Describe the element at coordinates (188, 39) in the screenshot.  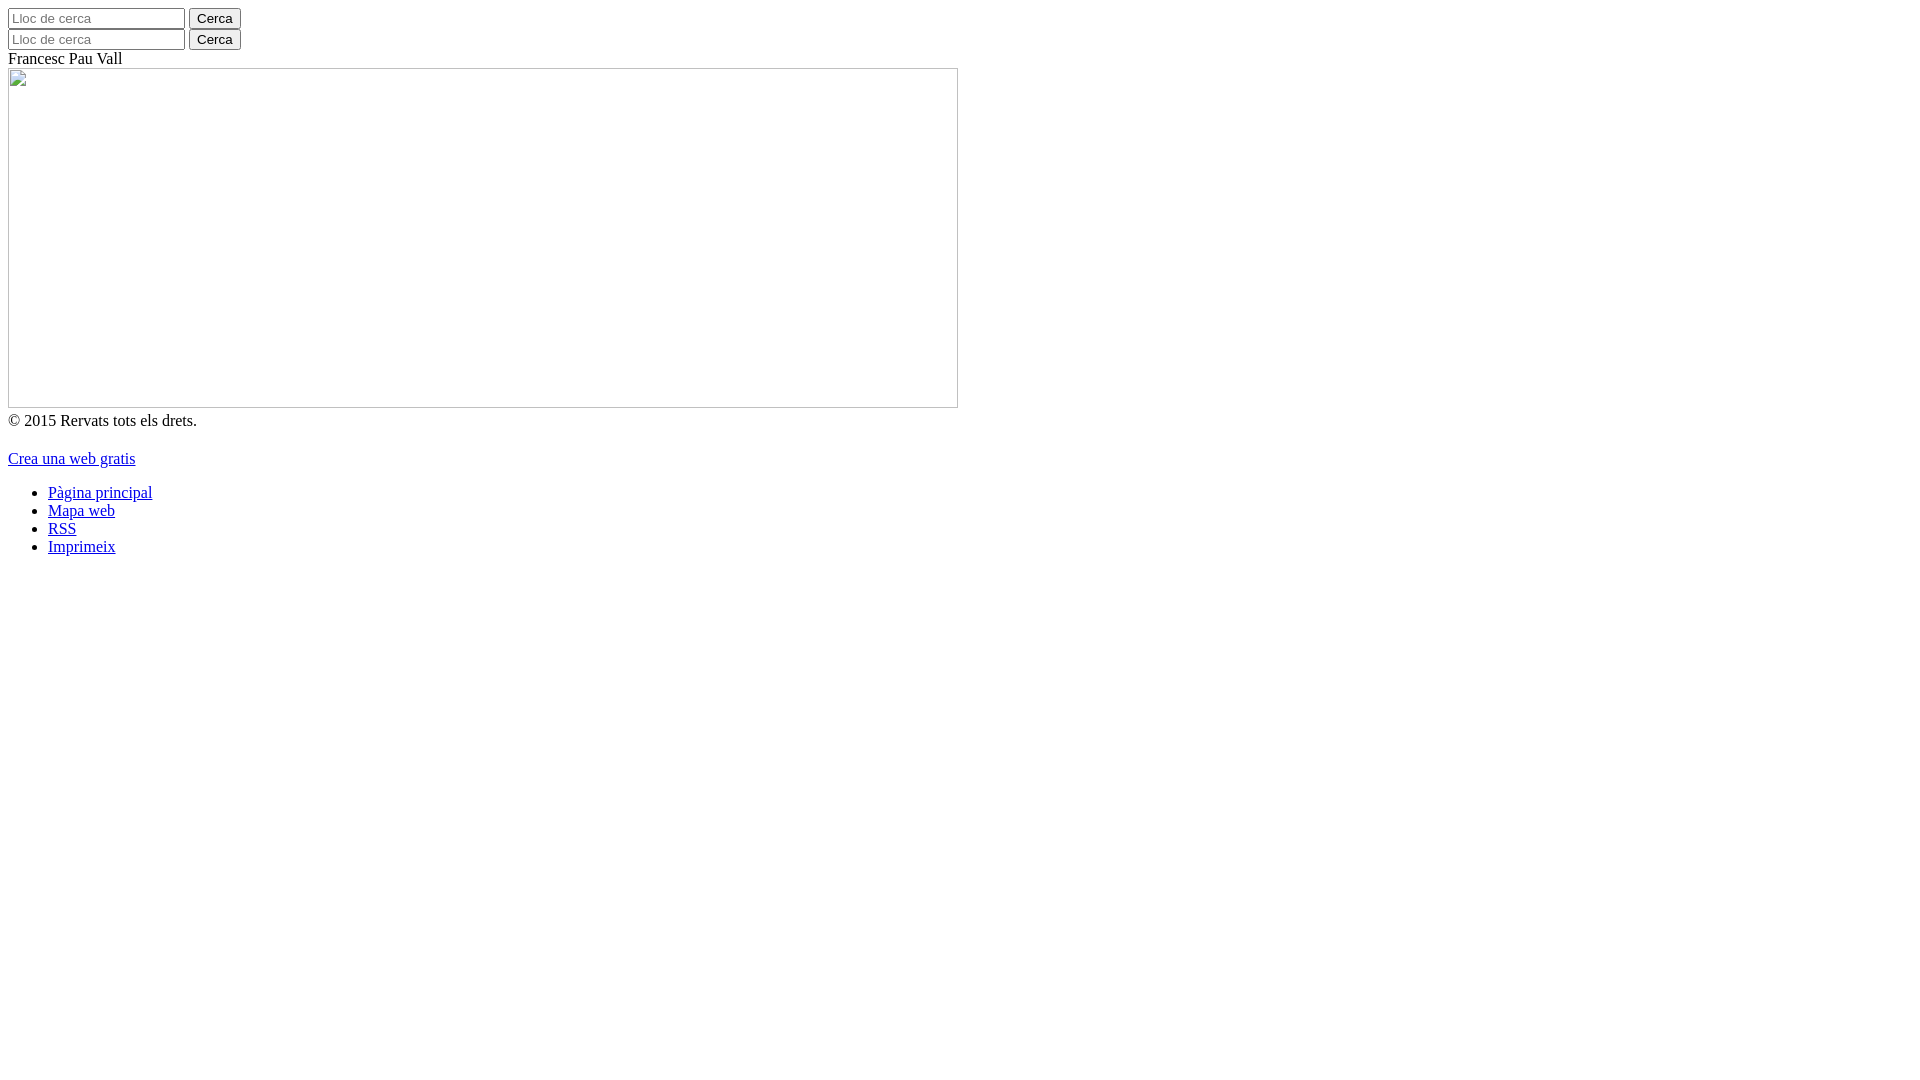
I see `'Cerca'` at that location.